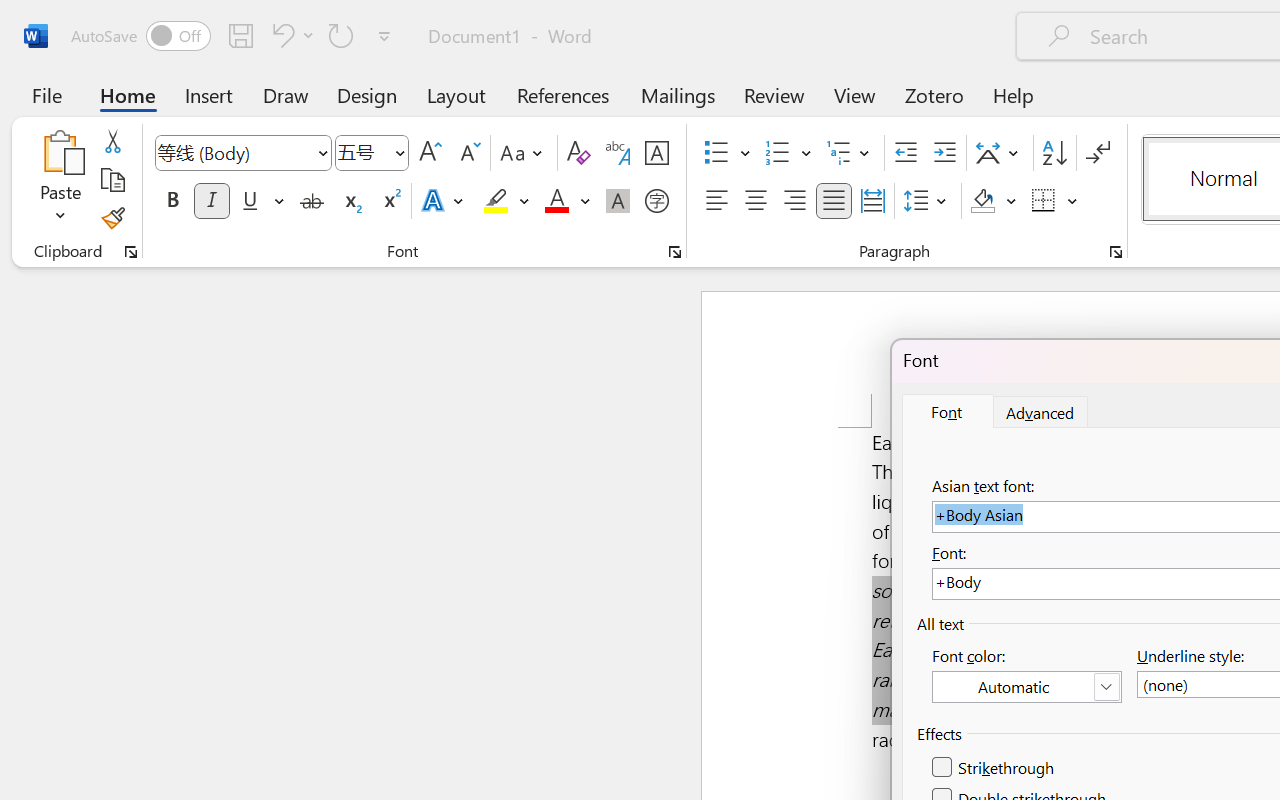 The image size is (1280, 800). Describe the element at coordinates (834, 201) in the screenshot. I see `'Justify'` at that location.